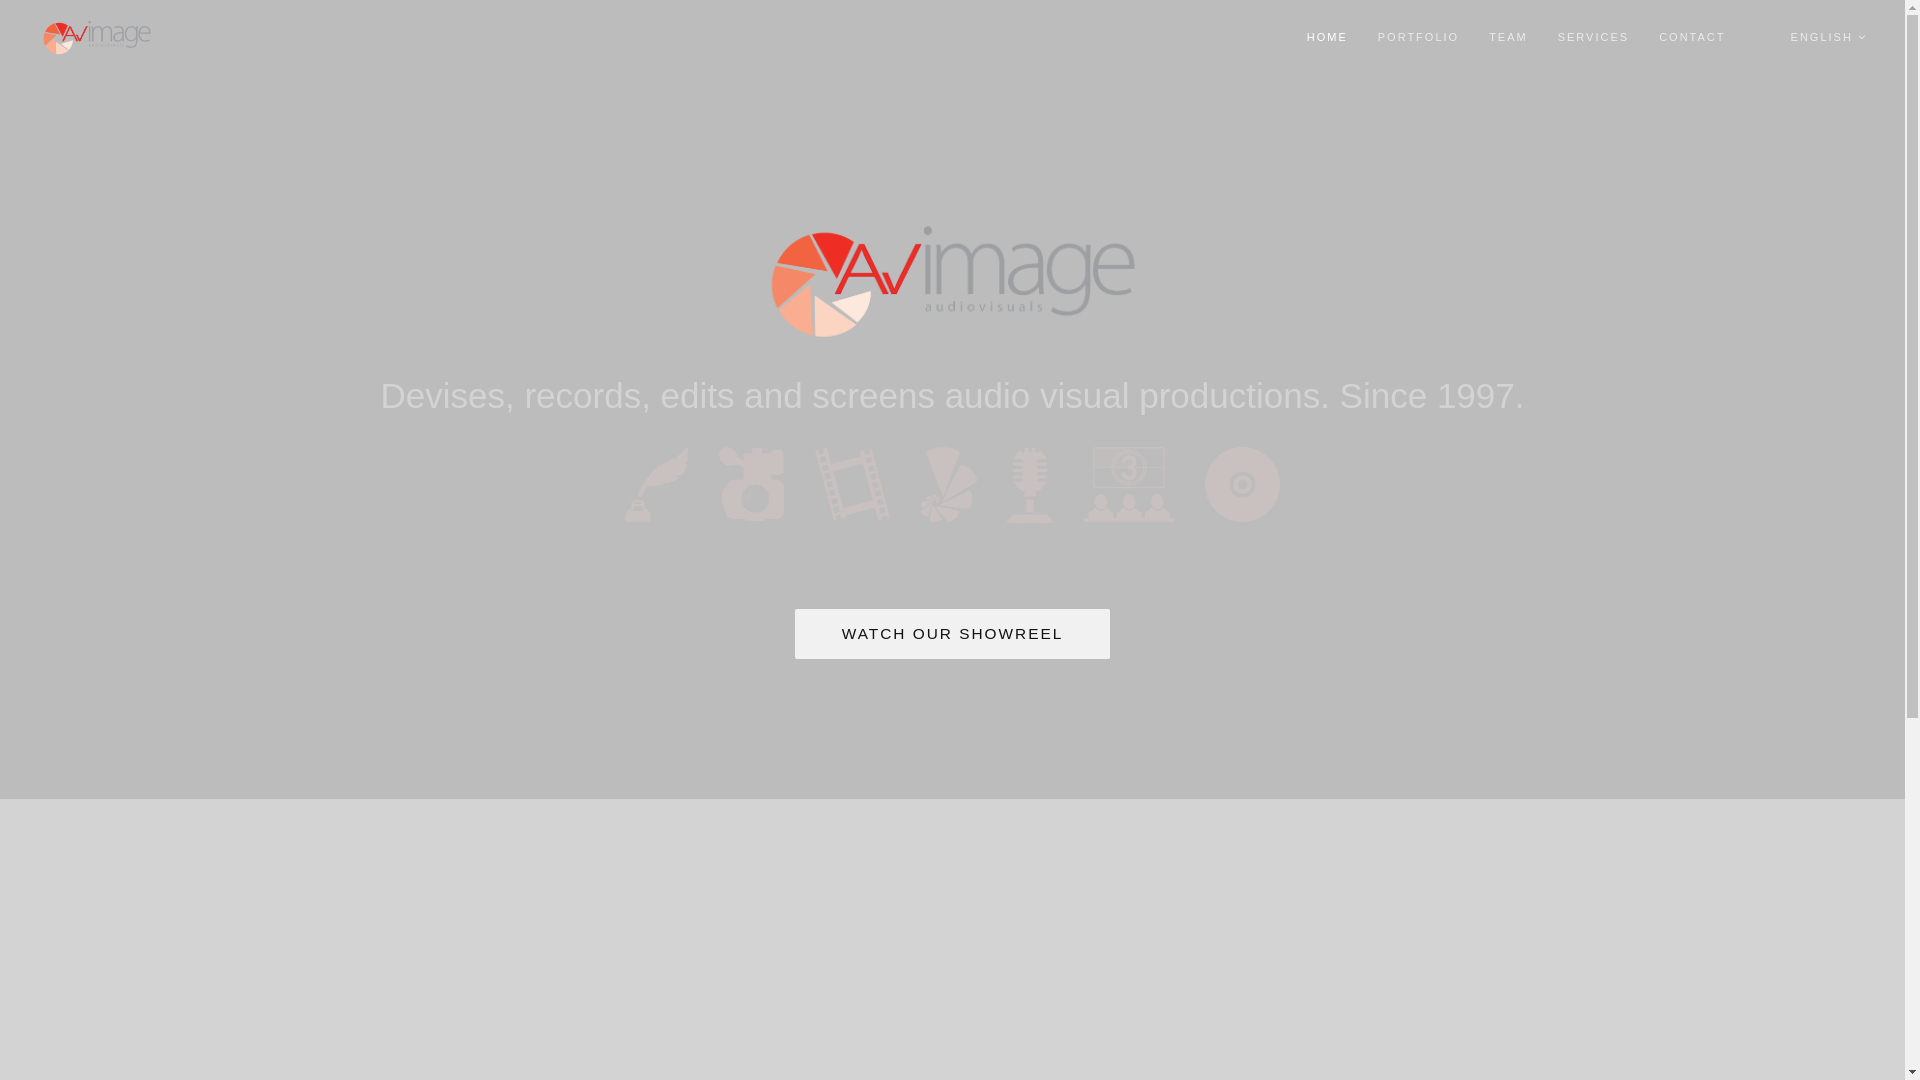 The height and width of the screenshot is (1080, 1920). I want to click on 'Script', so click(656, 484).